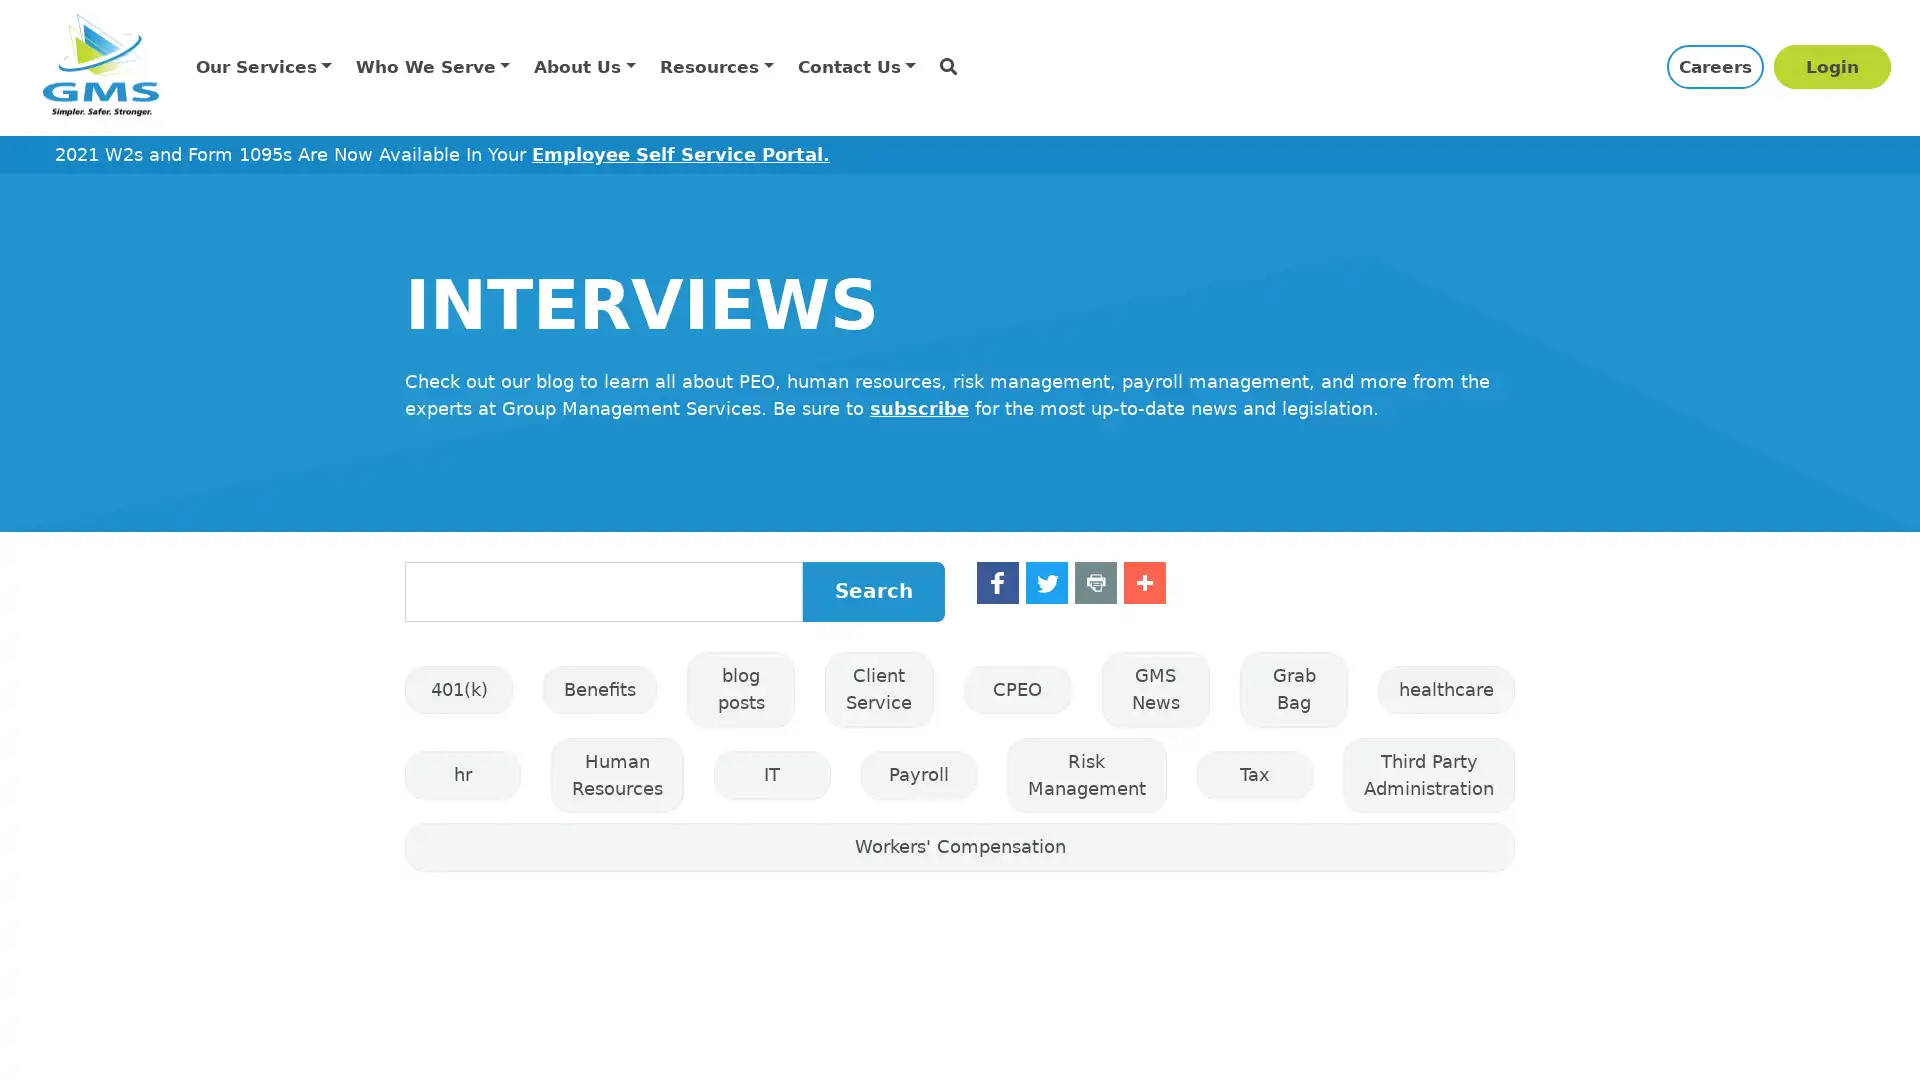 The width and height of the screenshot is (1920, 1080). I want to click on Share to More More, so click(1334, 582).